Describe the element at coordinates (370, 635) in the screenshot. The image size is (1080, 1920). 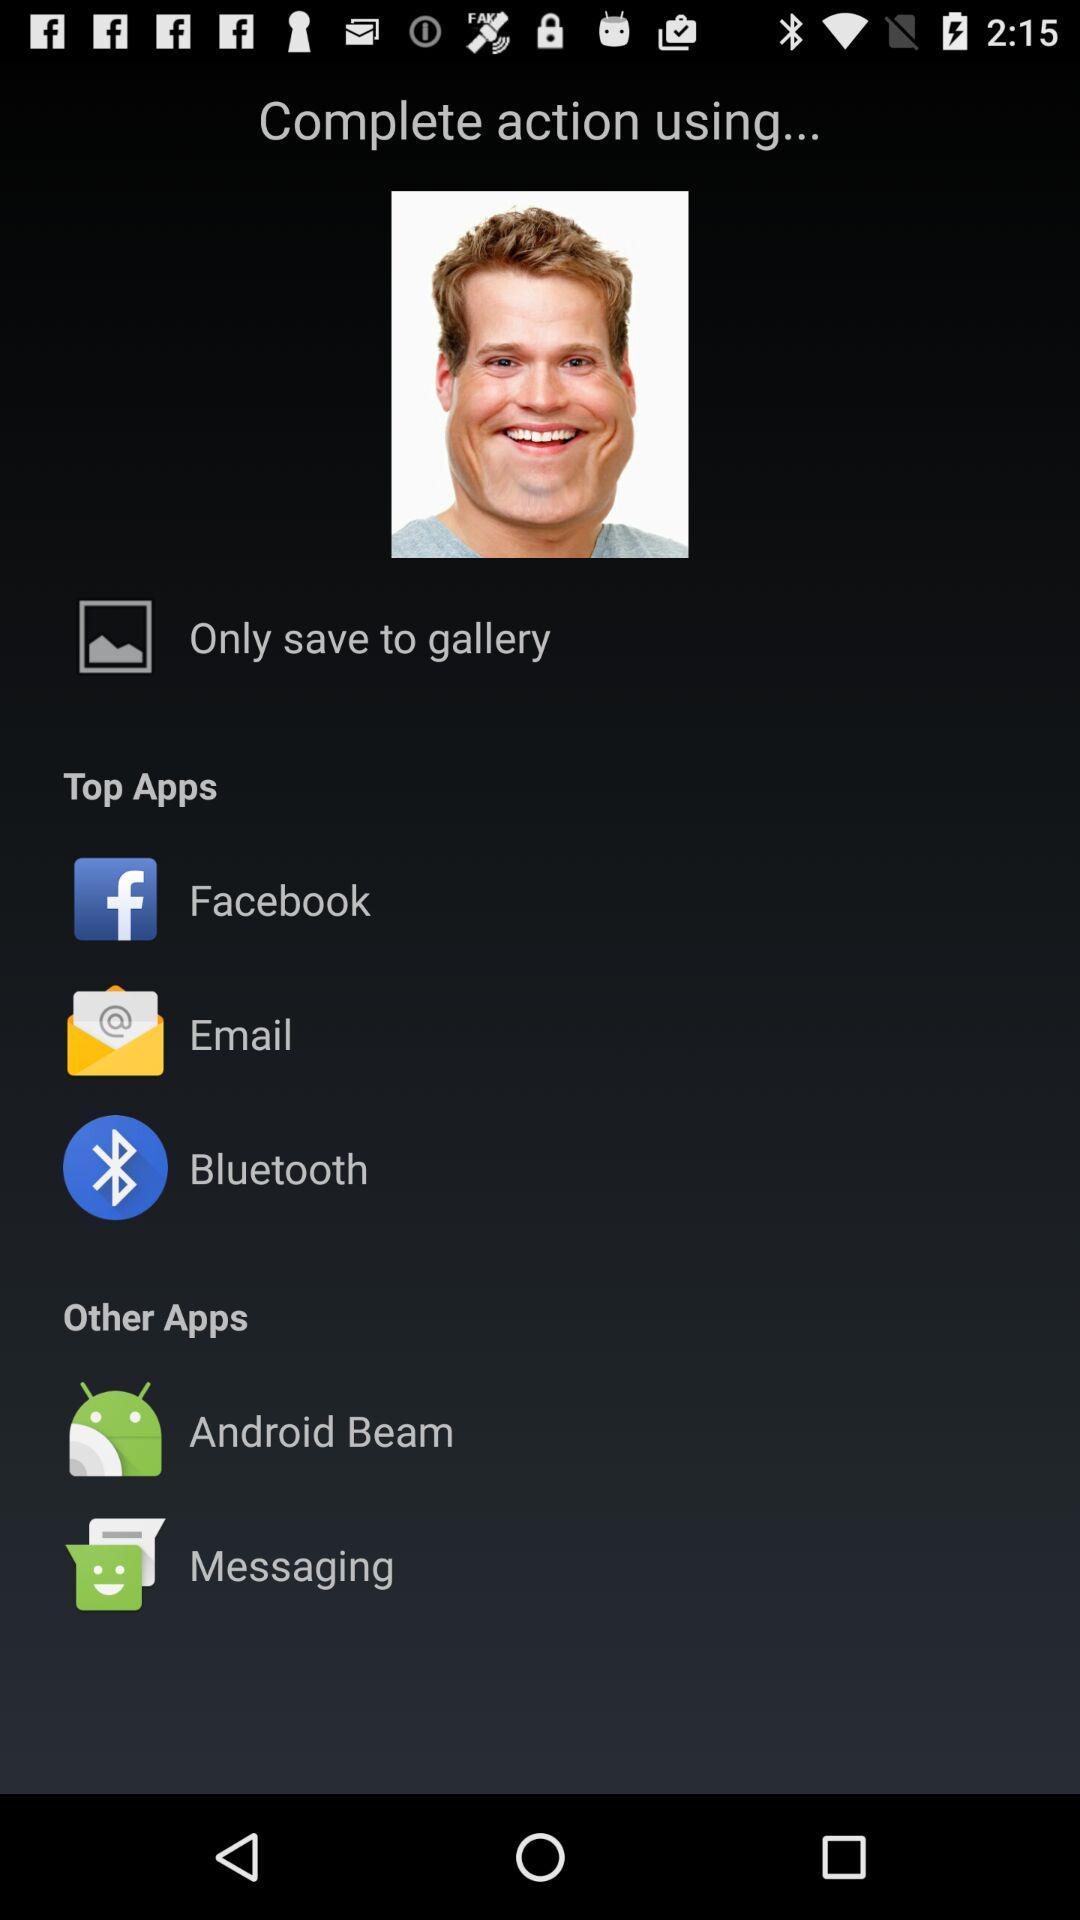
I see `icon above the top apps icon` at that location.